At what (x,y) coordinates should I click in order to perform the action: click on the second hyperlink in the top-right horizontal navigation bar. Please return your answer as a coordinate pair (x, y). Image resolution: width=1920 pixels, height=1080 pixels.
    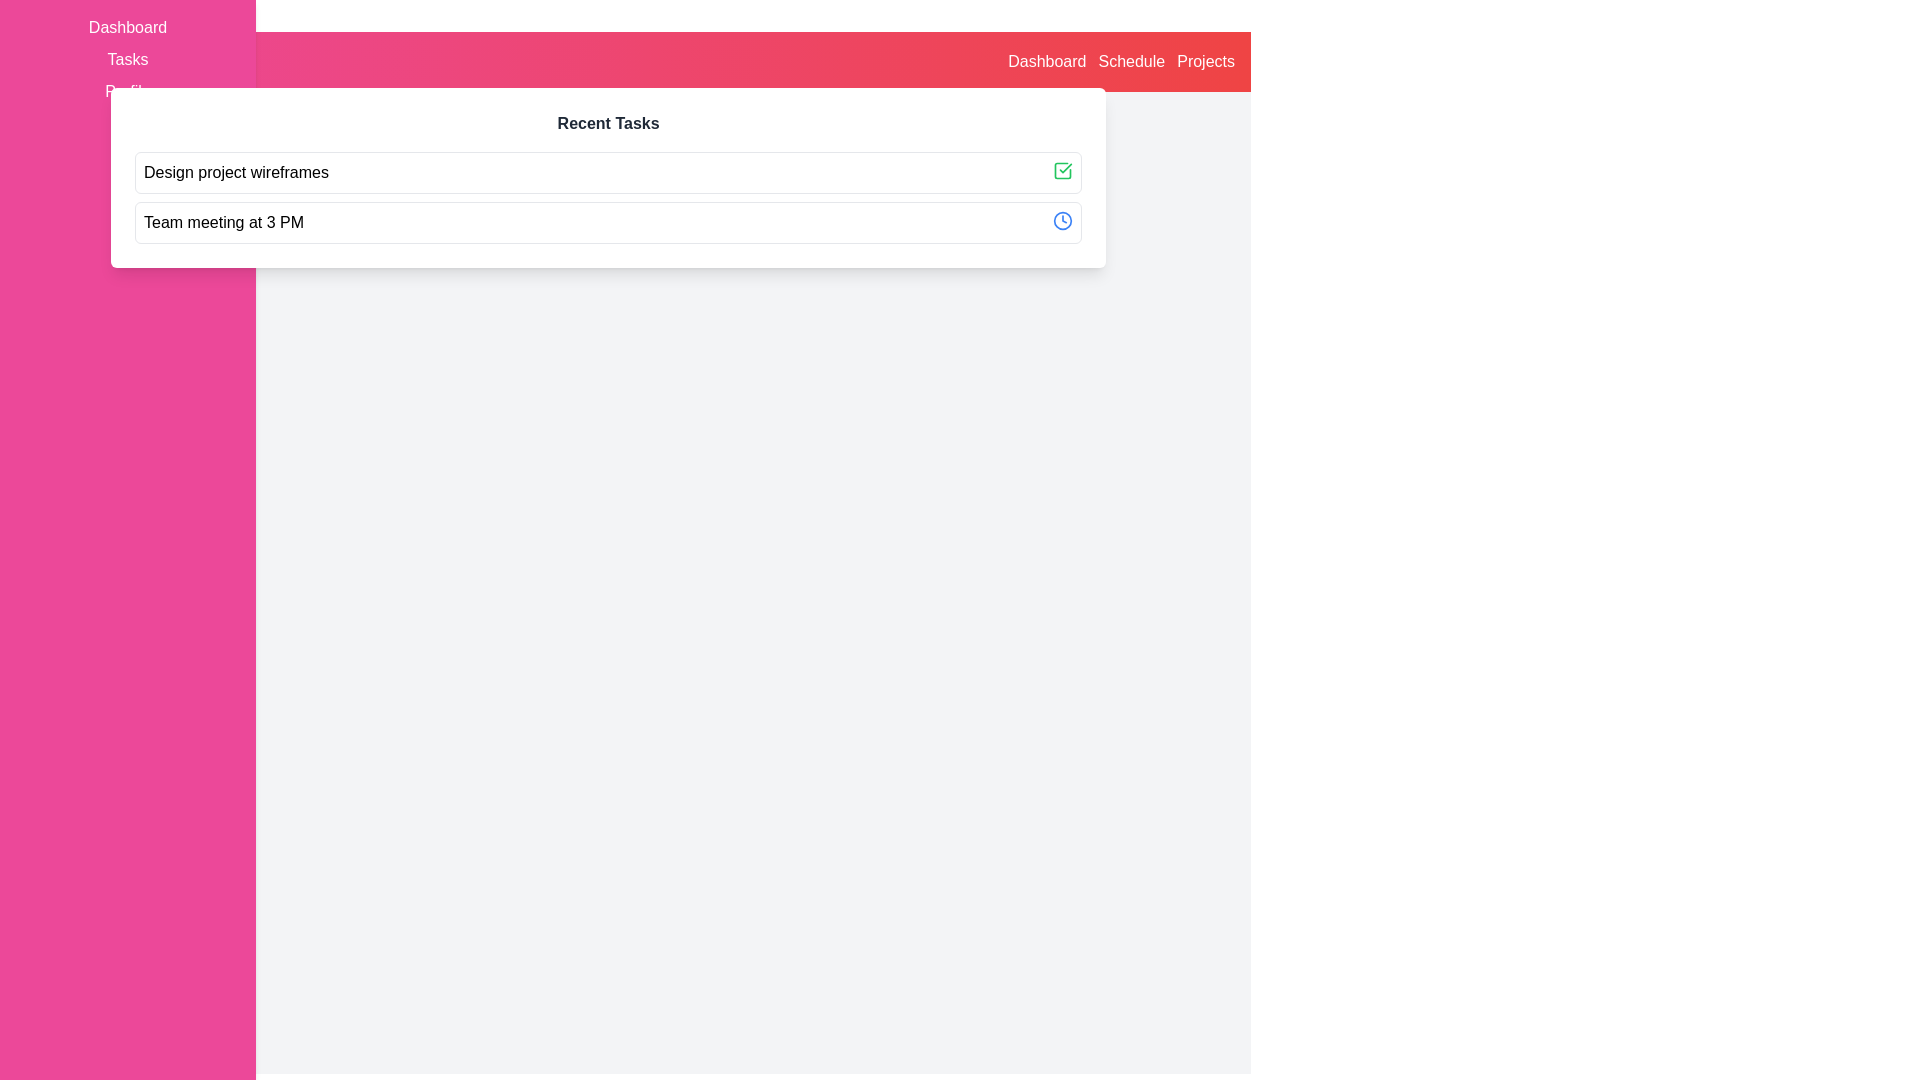
    Looking at the image, I should click on (1131, 60).